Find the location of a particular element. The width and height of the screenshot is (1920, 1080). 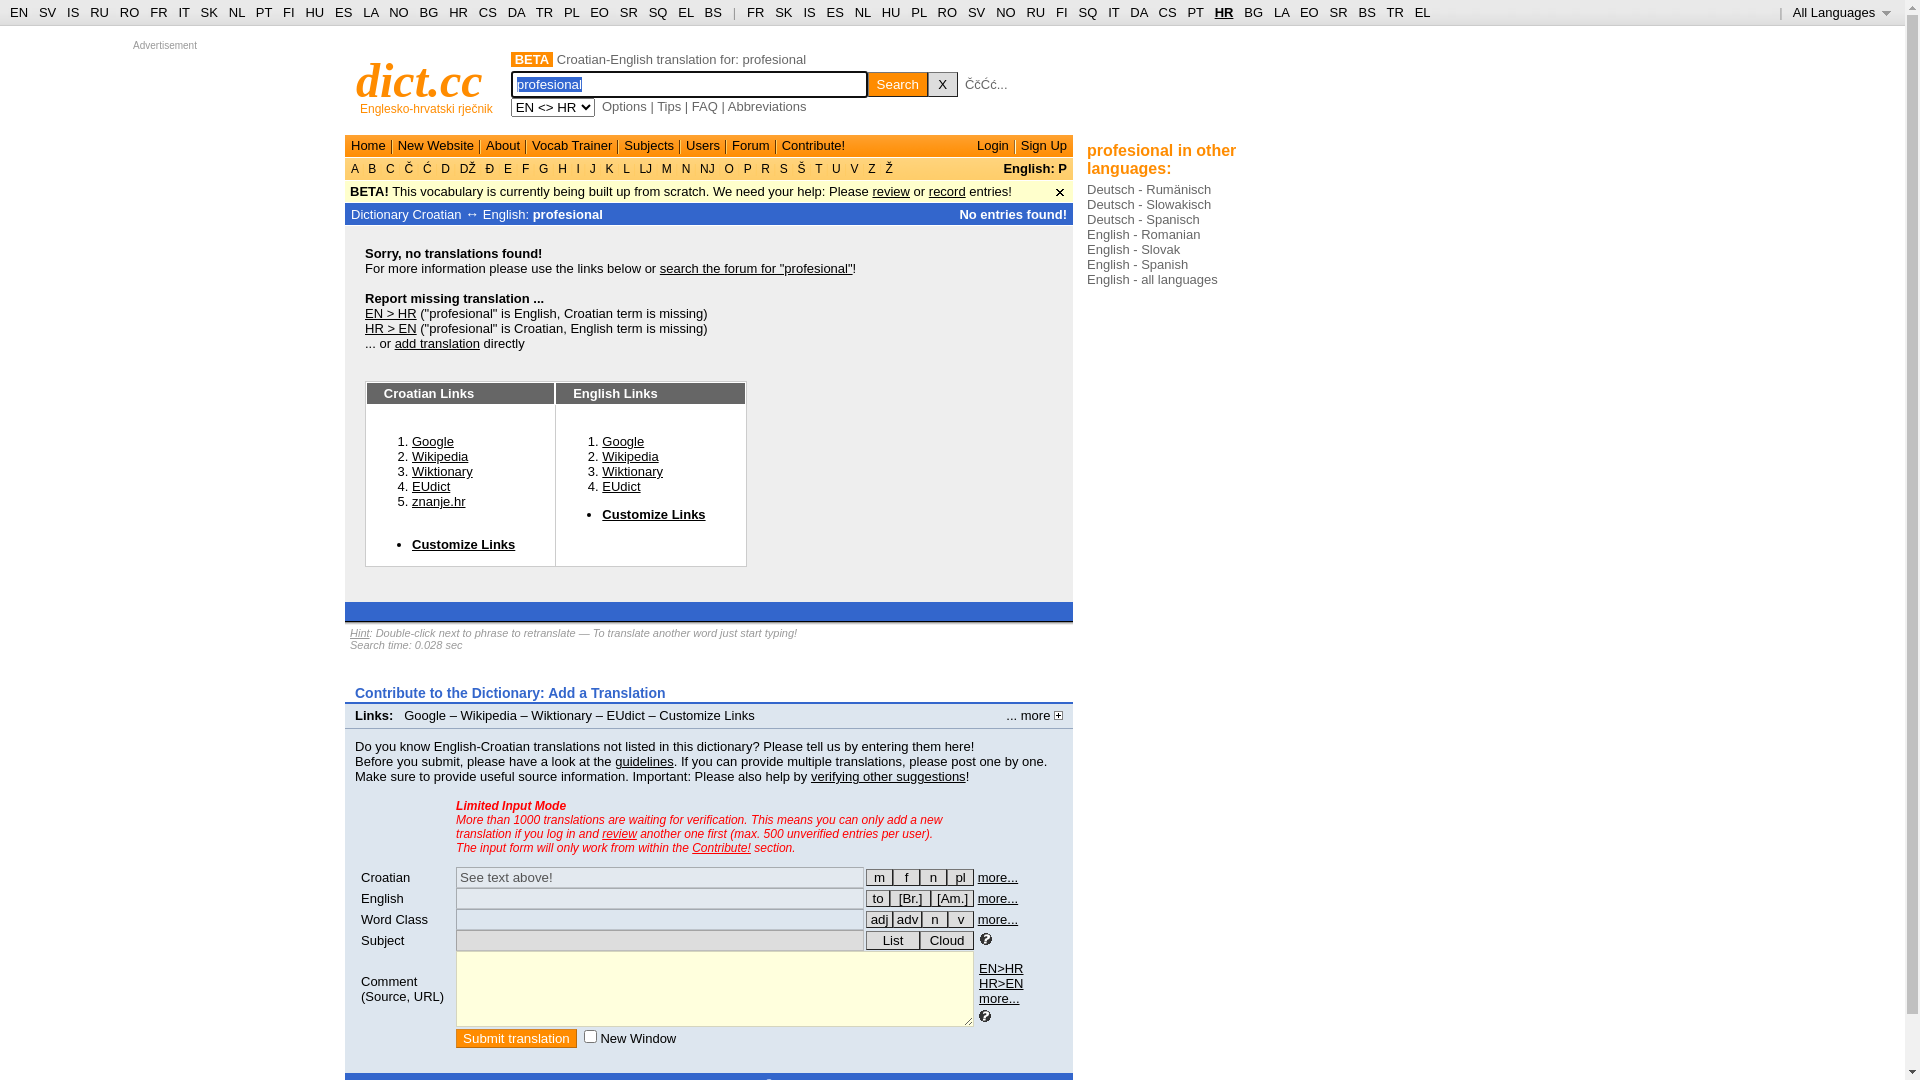

'Contribute to the Dictionary: Add a Translation' is located at coordinates (510, 692).